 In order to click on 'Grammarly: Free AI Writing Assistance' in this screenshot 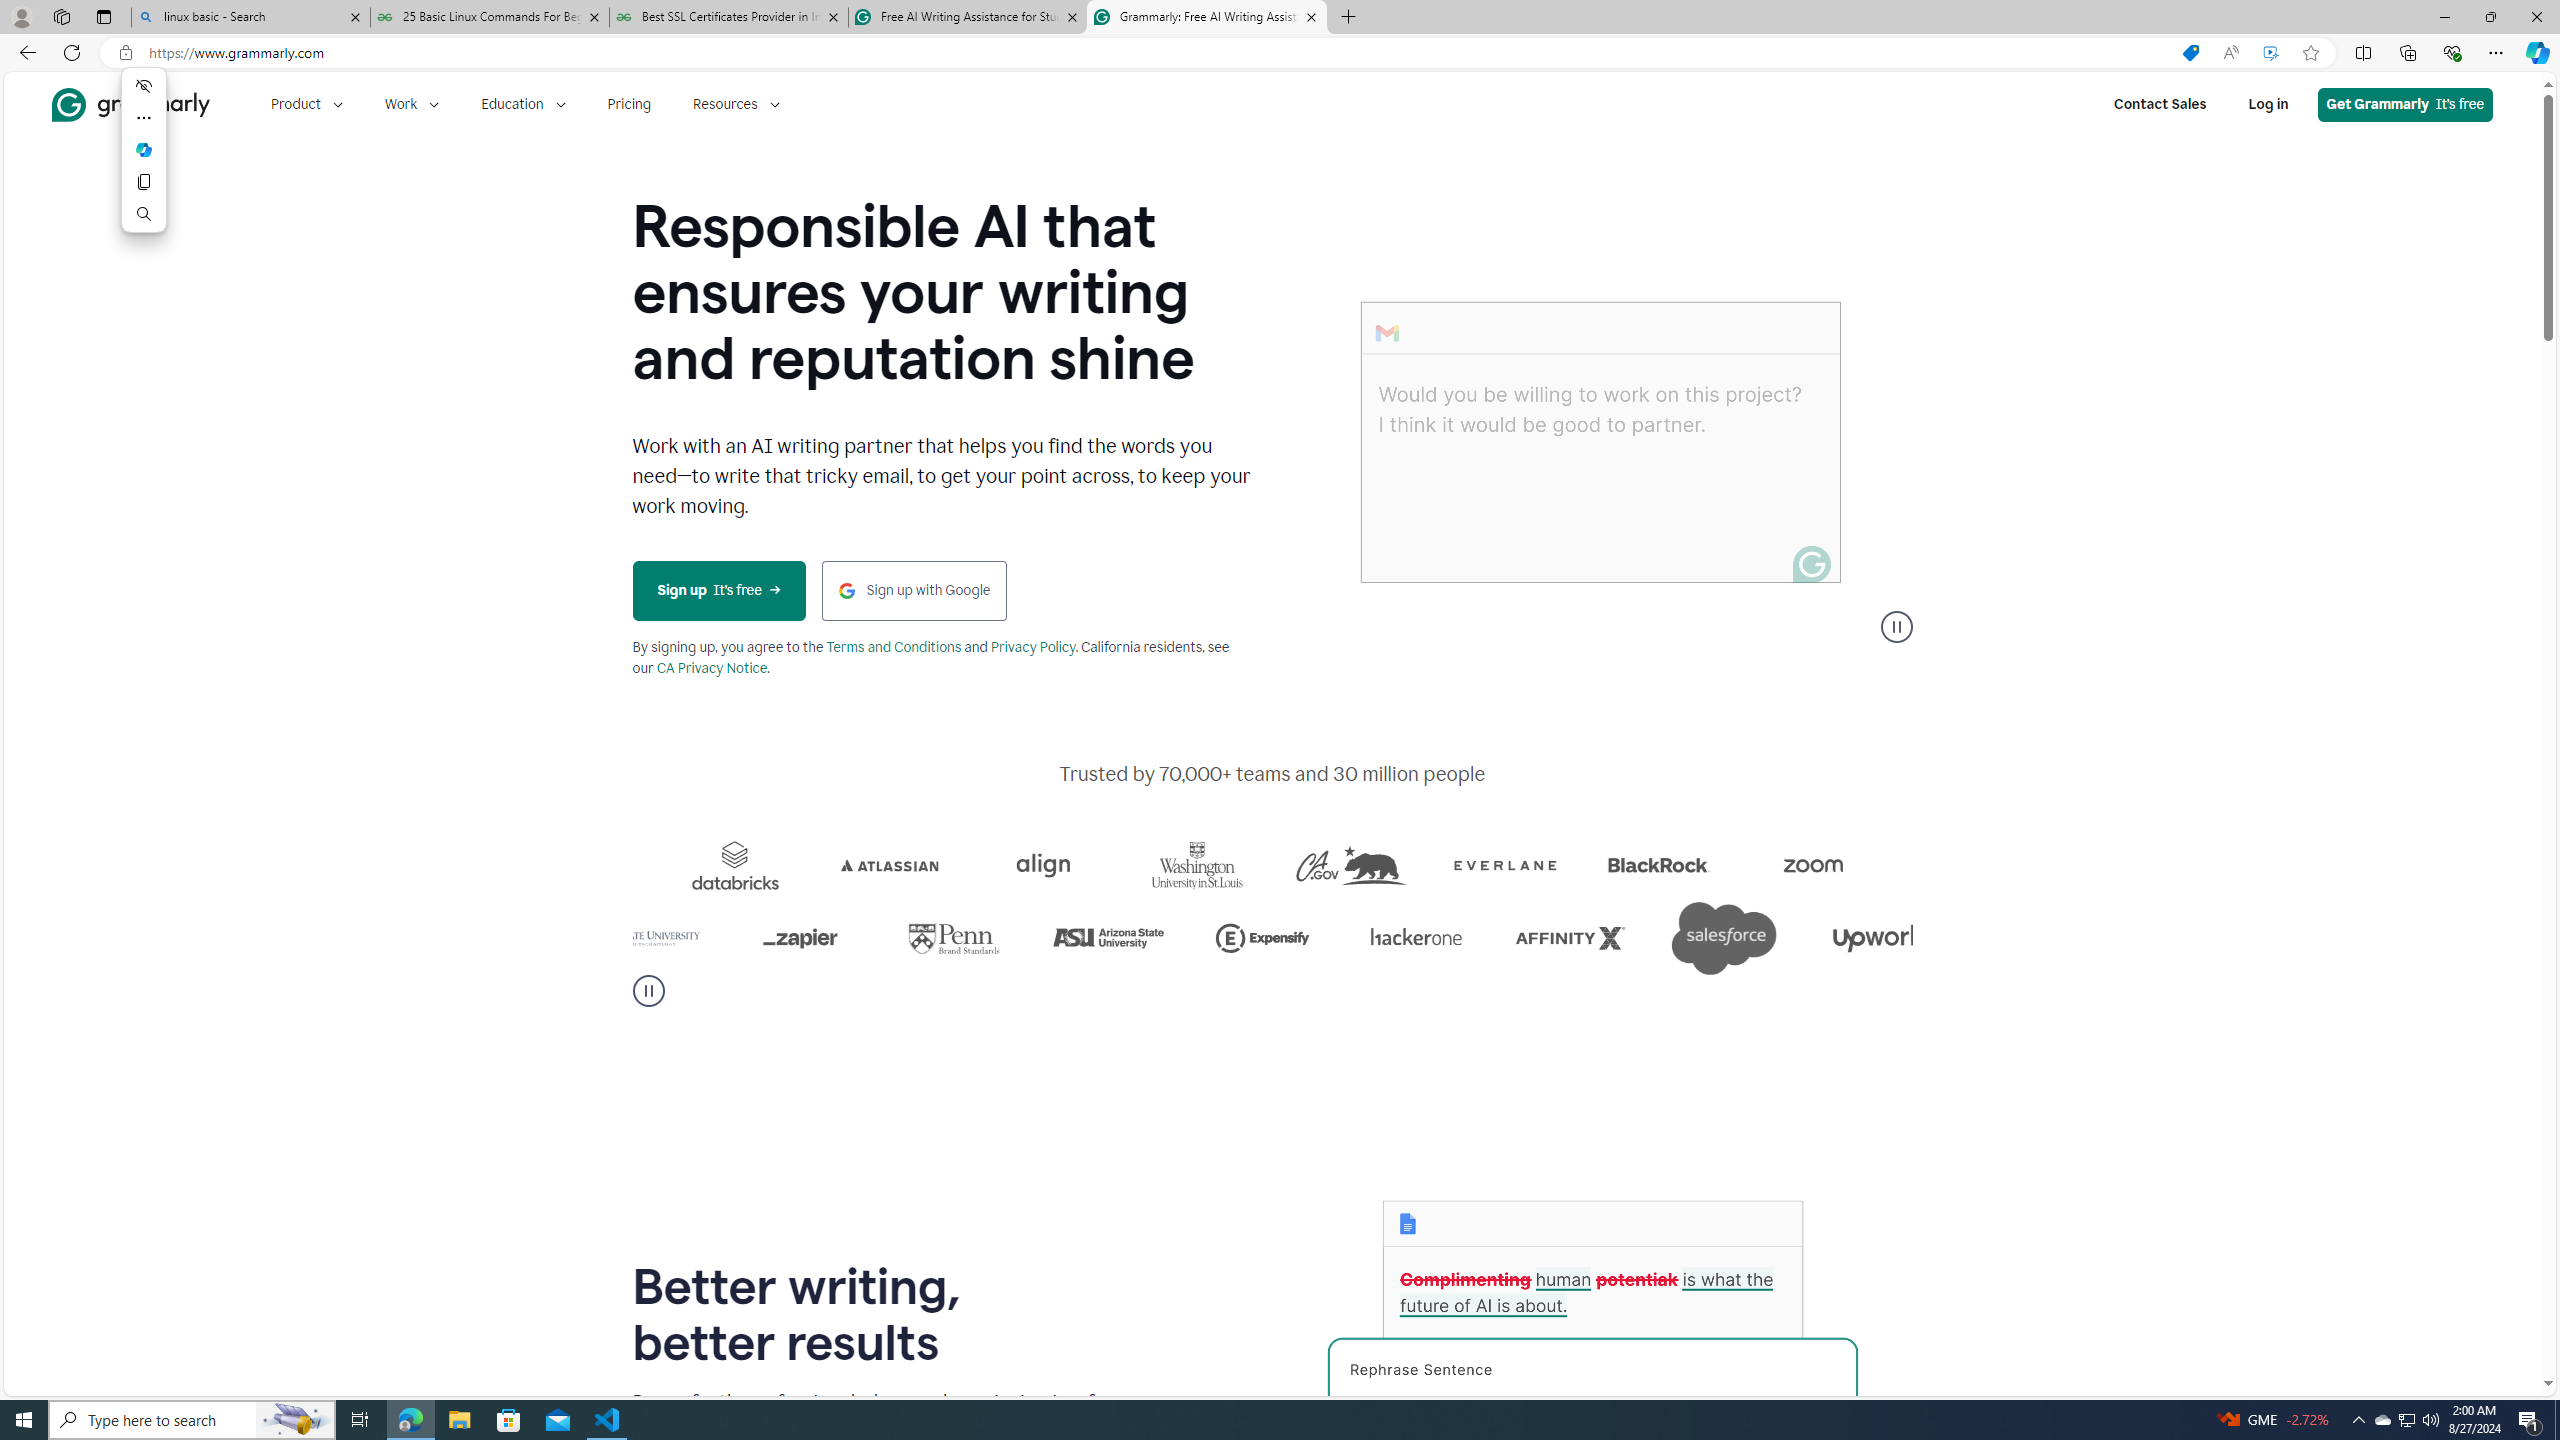, I will do `click(1204, 16)`.